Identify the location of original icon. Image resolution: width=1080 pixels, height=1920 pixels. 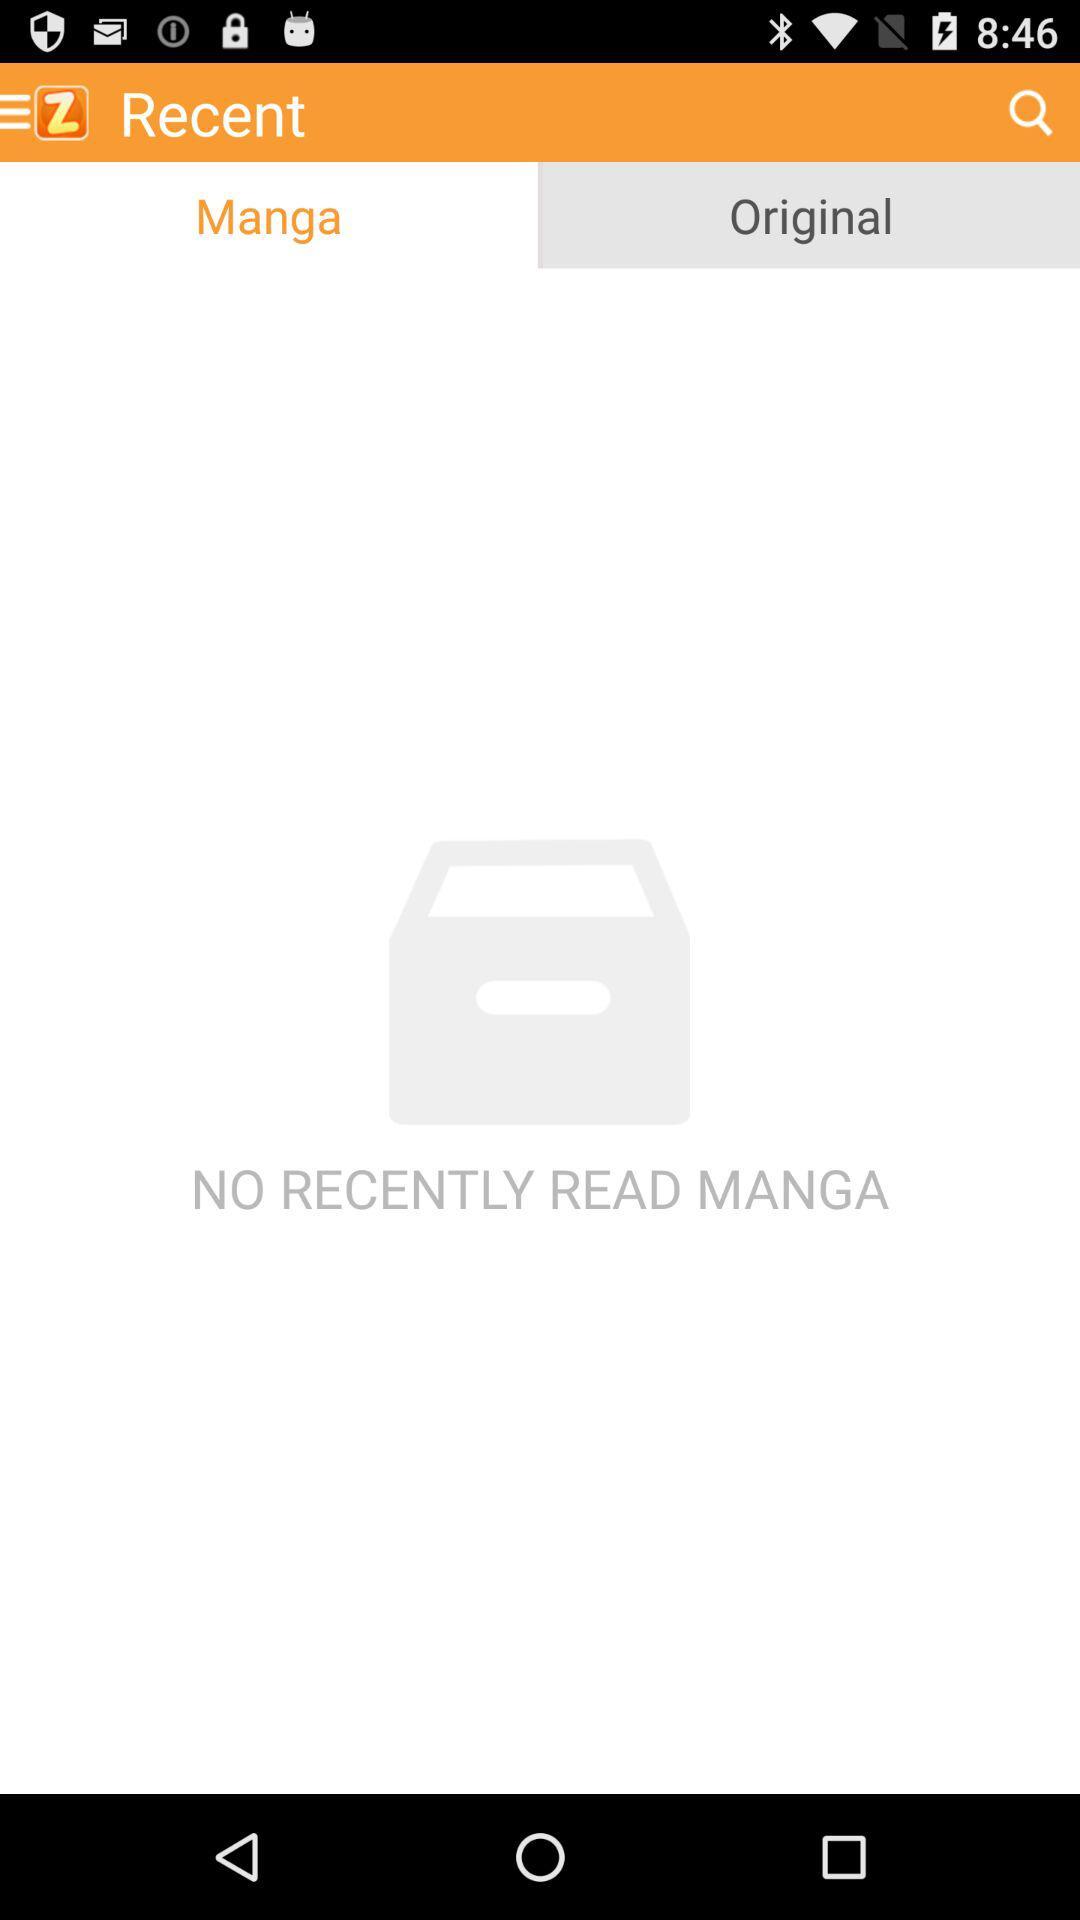
(811, 215).